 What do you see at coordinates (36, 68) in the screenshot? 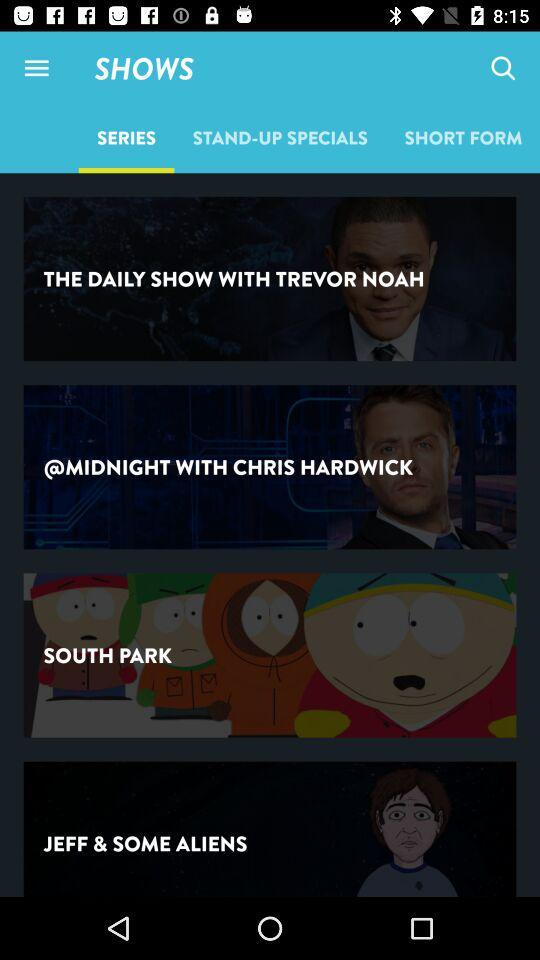
I see `open/close menu` at bounding box center [36, 68].